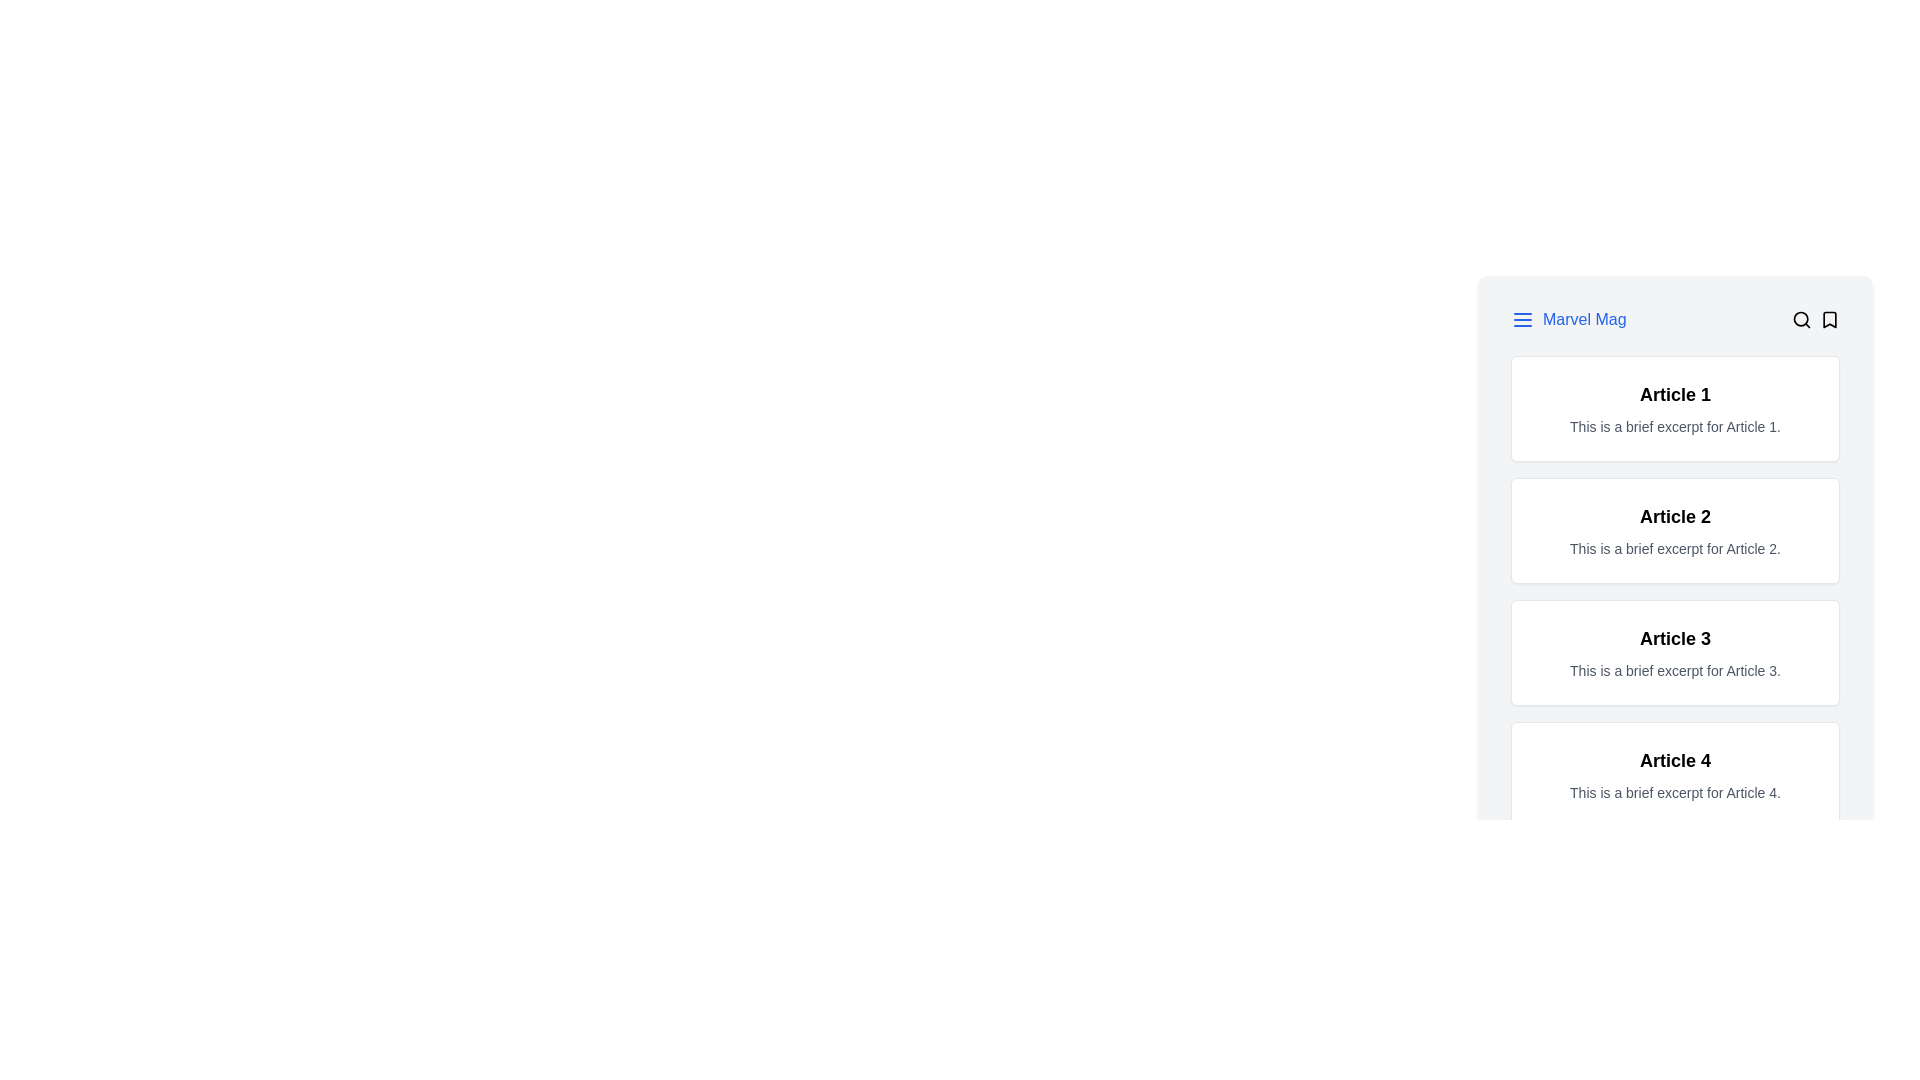 This screenshot has width=1920, height=1080. What do you see at coordinates (1675, 515) in the screenshot?
I see `the bold text label displaying 'Article 2' located in the second content block, which is prominently styled and positioned above 'Article 3'` at bounding box center [1675, 515].